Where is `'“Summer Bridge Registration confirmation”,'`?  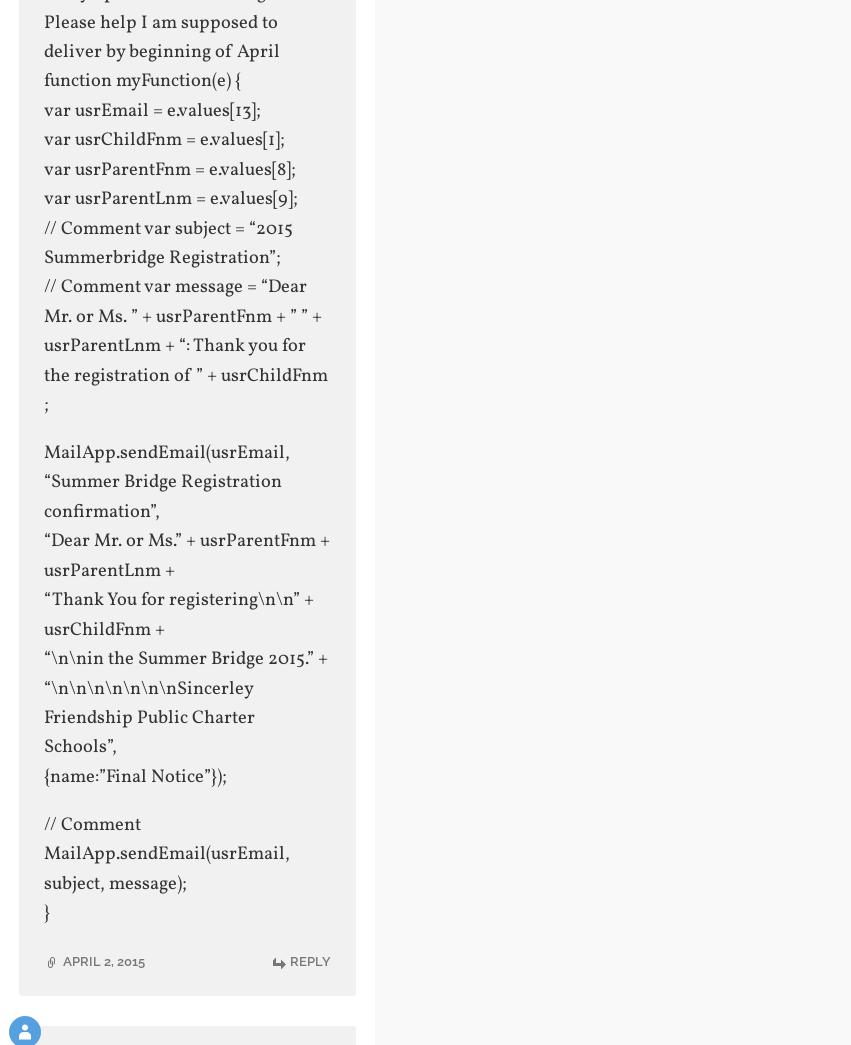
'“Summer Bridge Registration confirmation”,' is located at coordinates (161, 495).